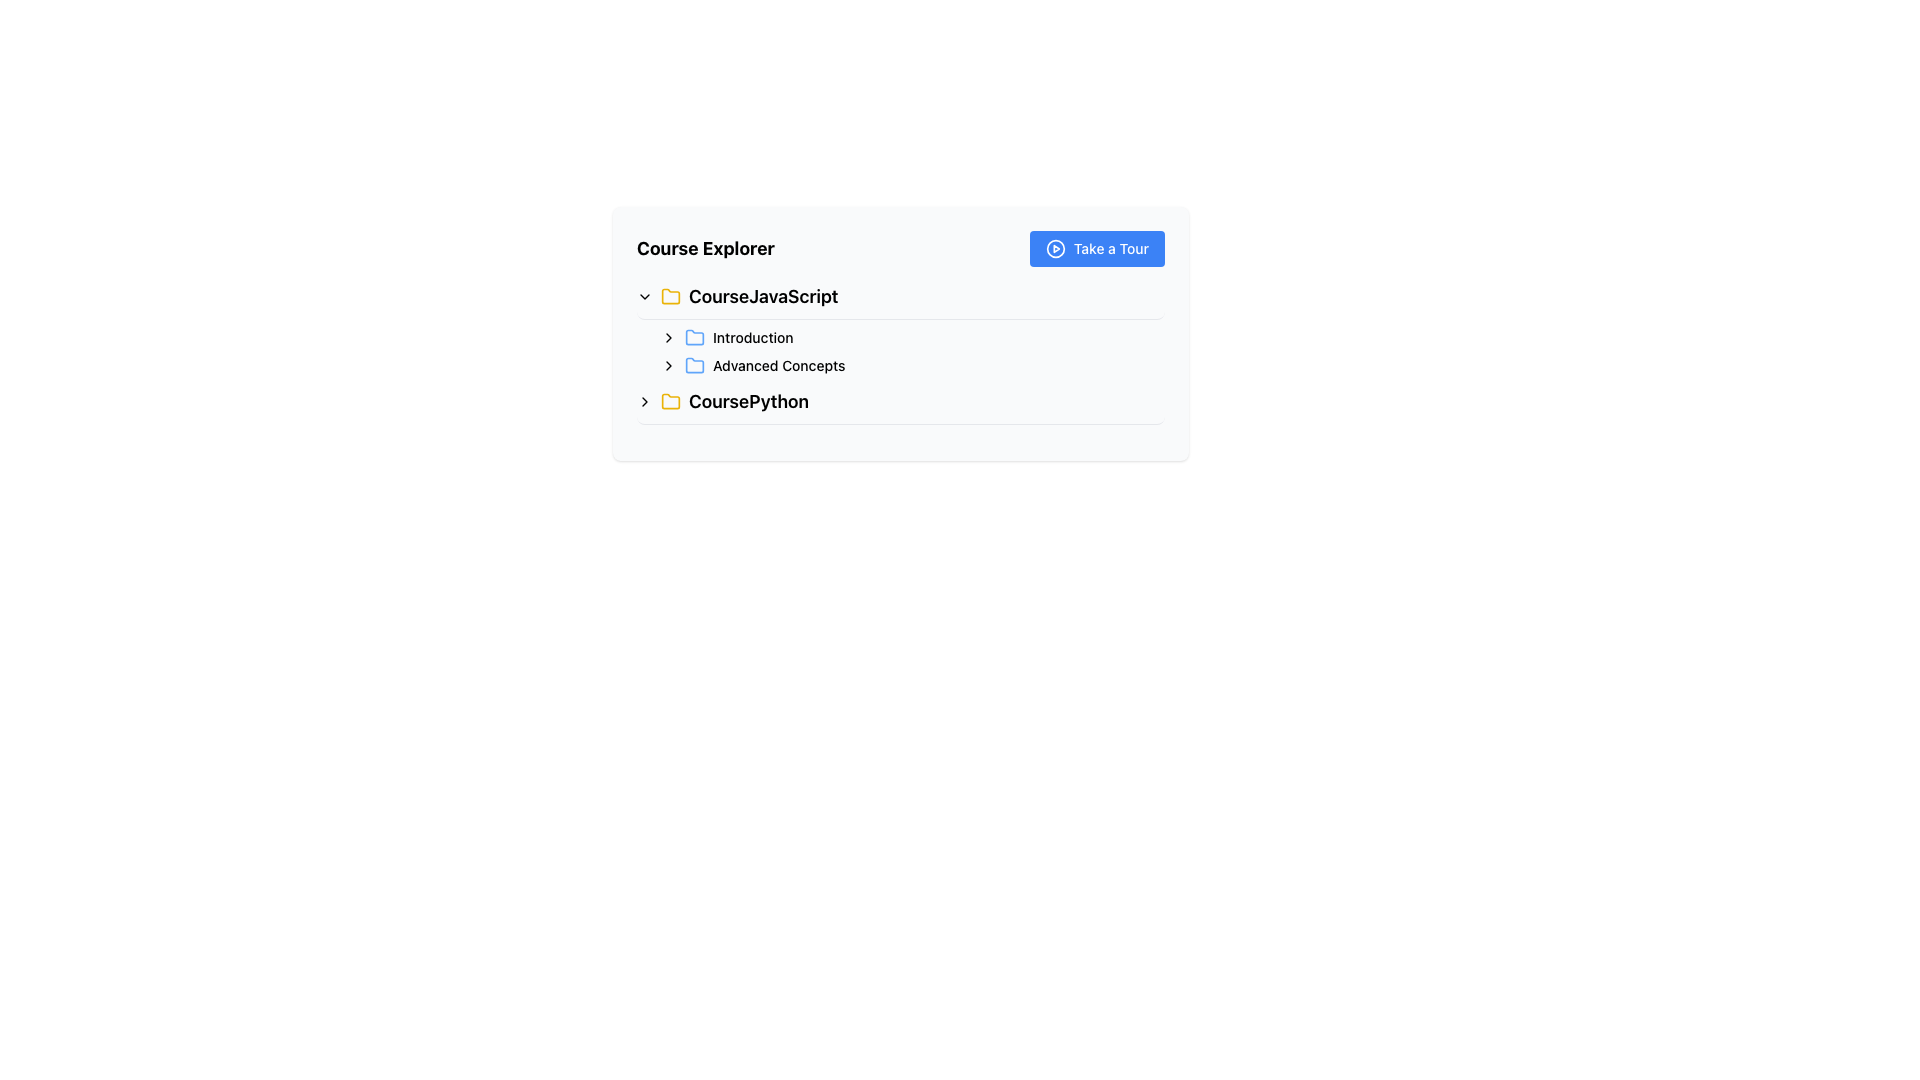 The image size is (1920, 1080). I want to click on the 'Advanced Concepts' list item in the 'Course Explorer' sidebar, so click(911, 366).